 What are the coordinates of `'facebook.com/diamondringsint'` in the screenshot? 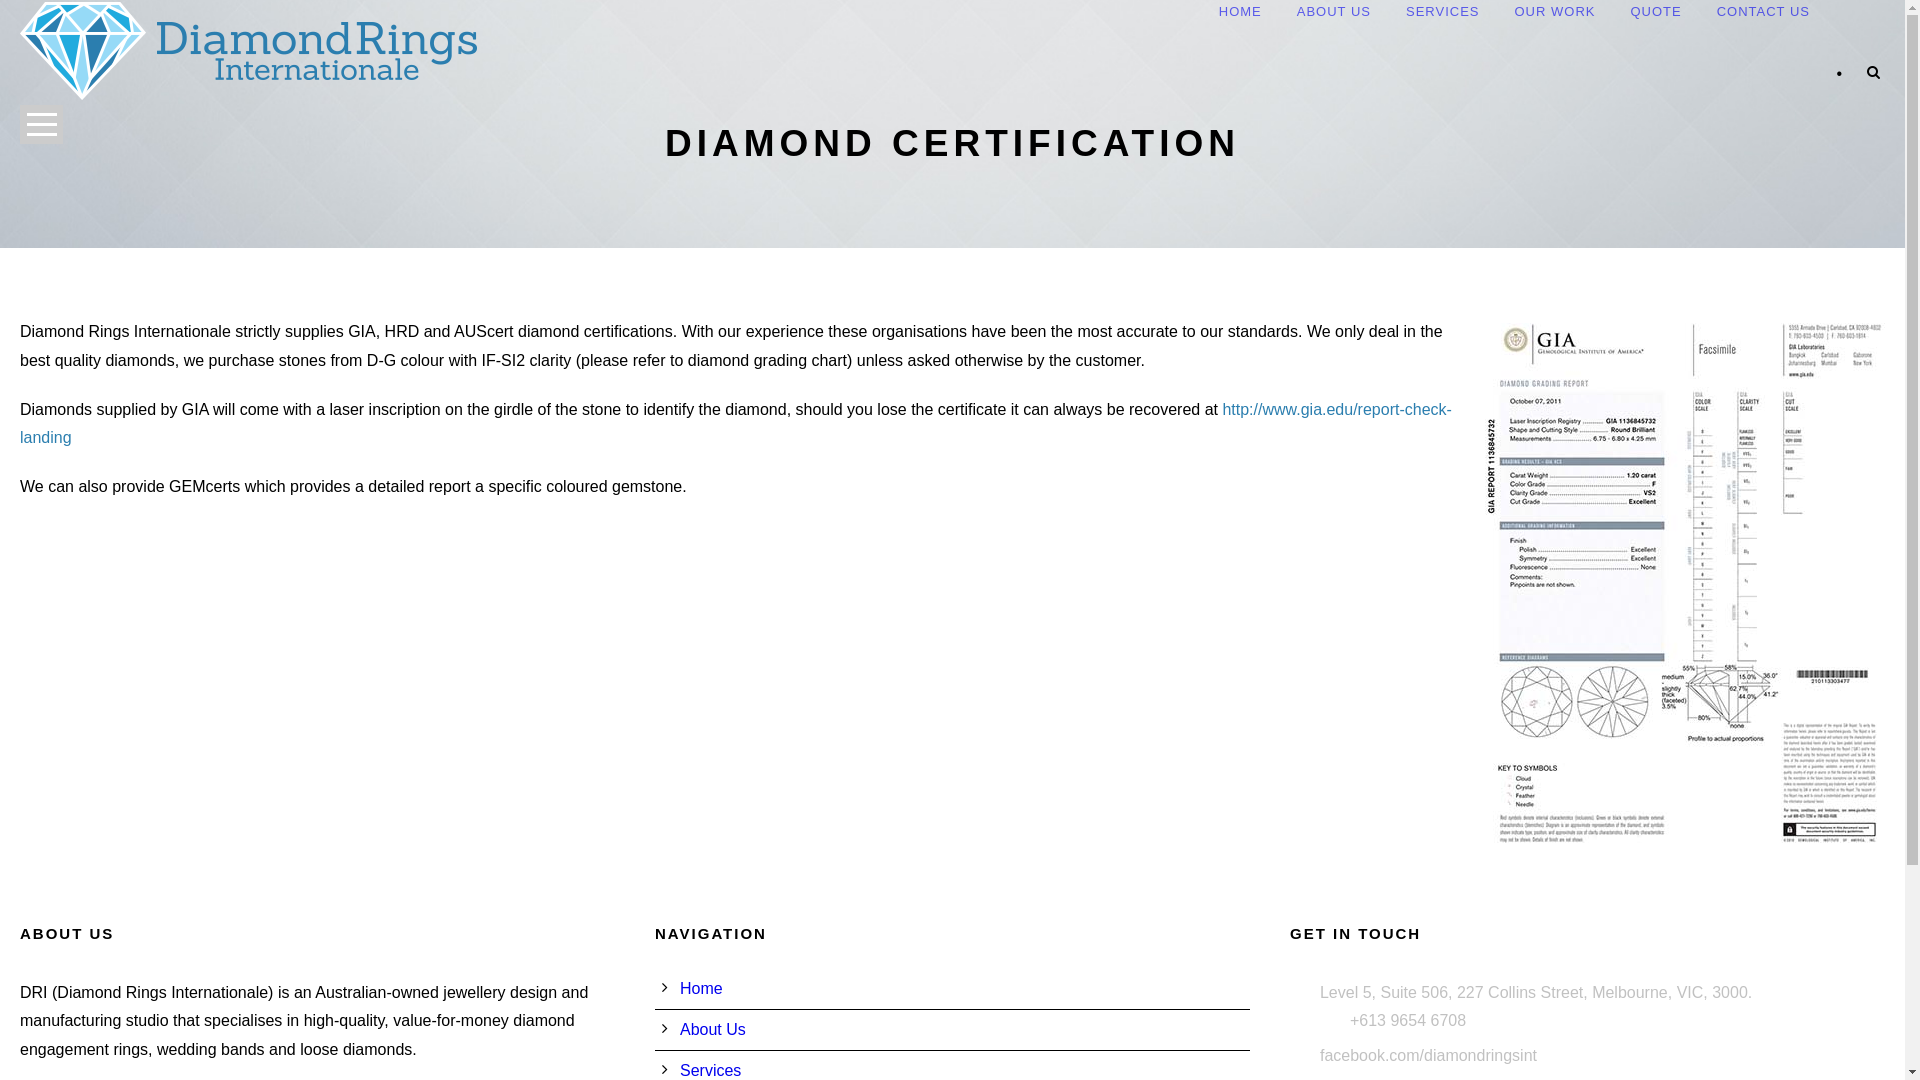 It's located at (1427, 1054).